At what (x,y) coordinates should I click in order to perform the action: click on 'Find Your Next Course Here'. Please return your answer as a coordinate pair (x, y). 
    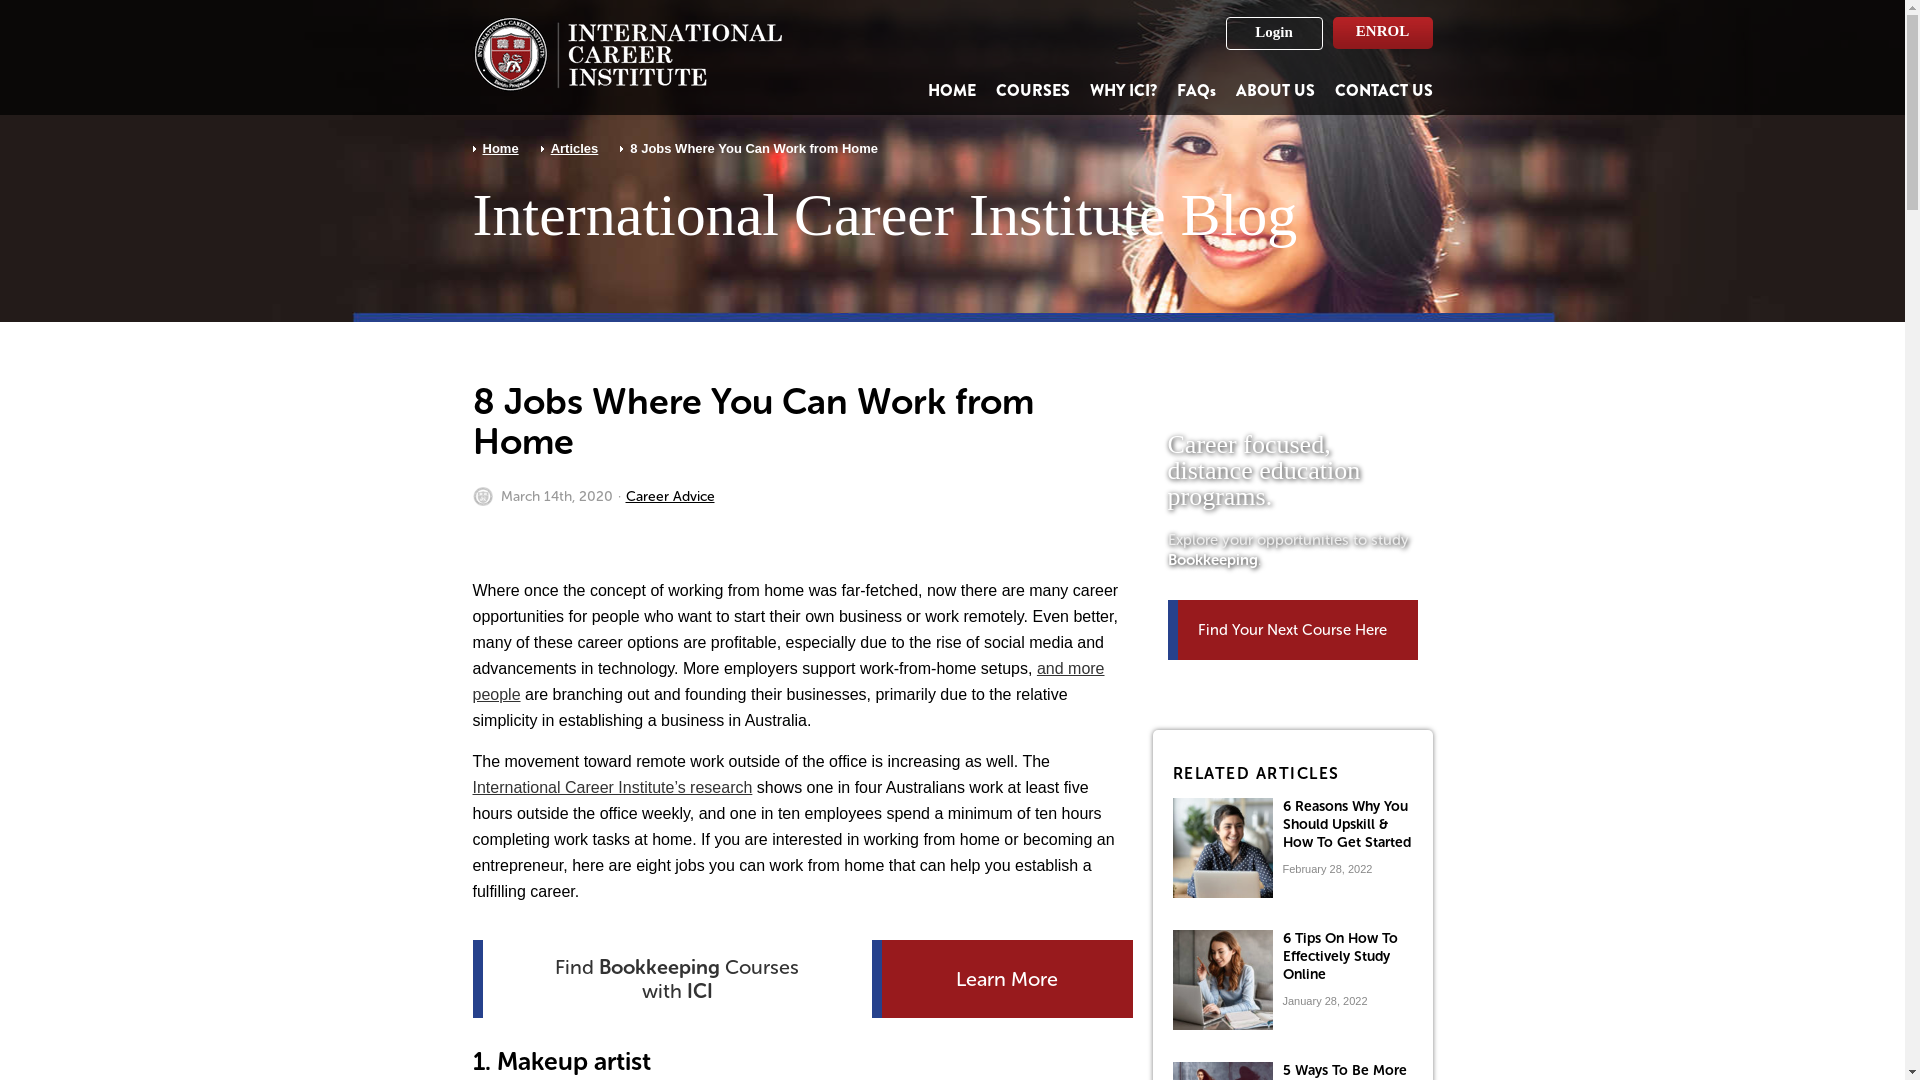
    Looking at the image, I should click on (1292, 628).